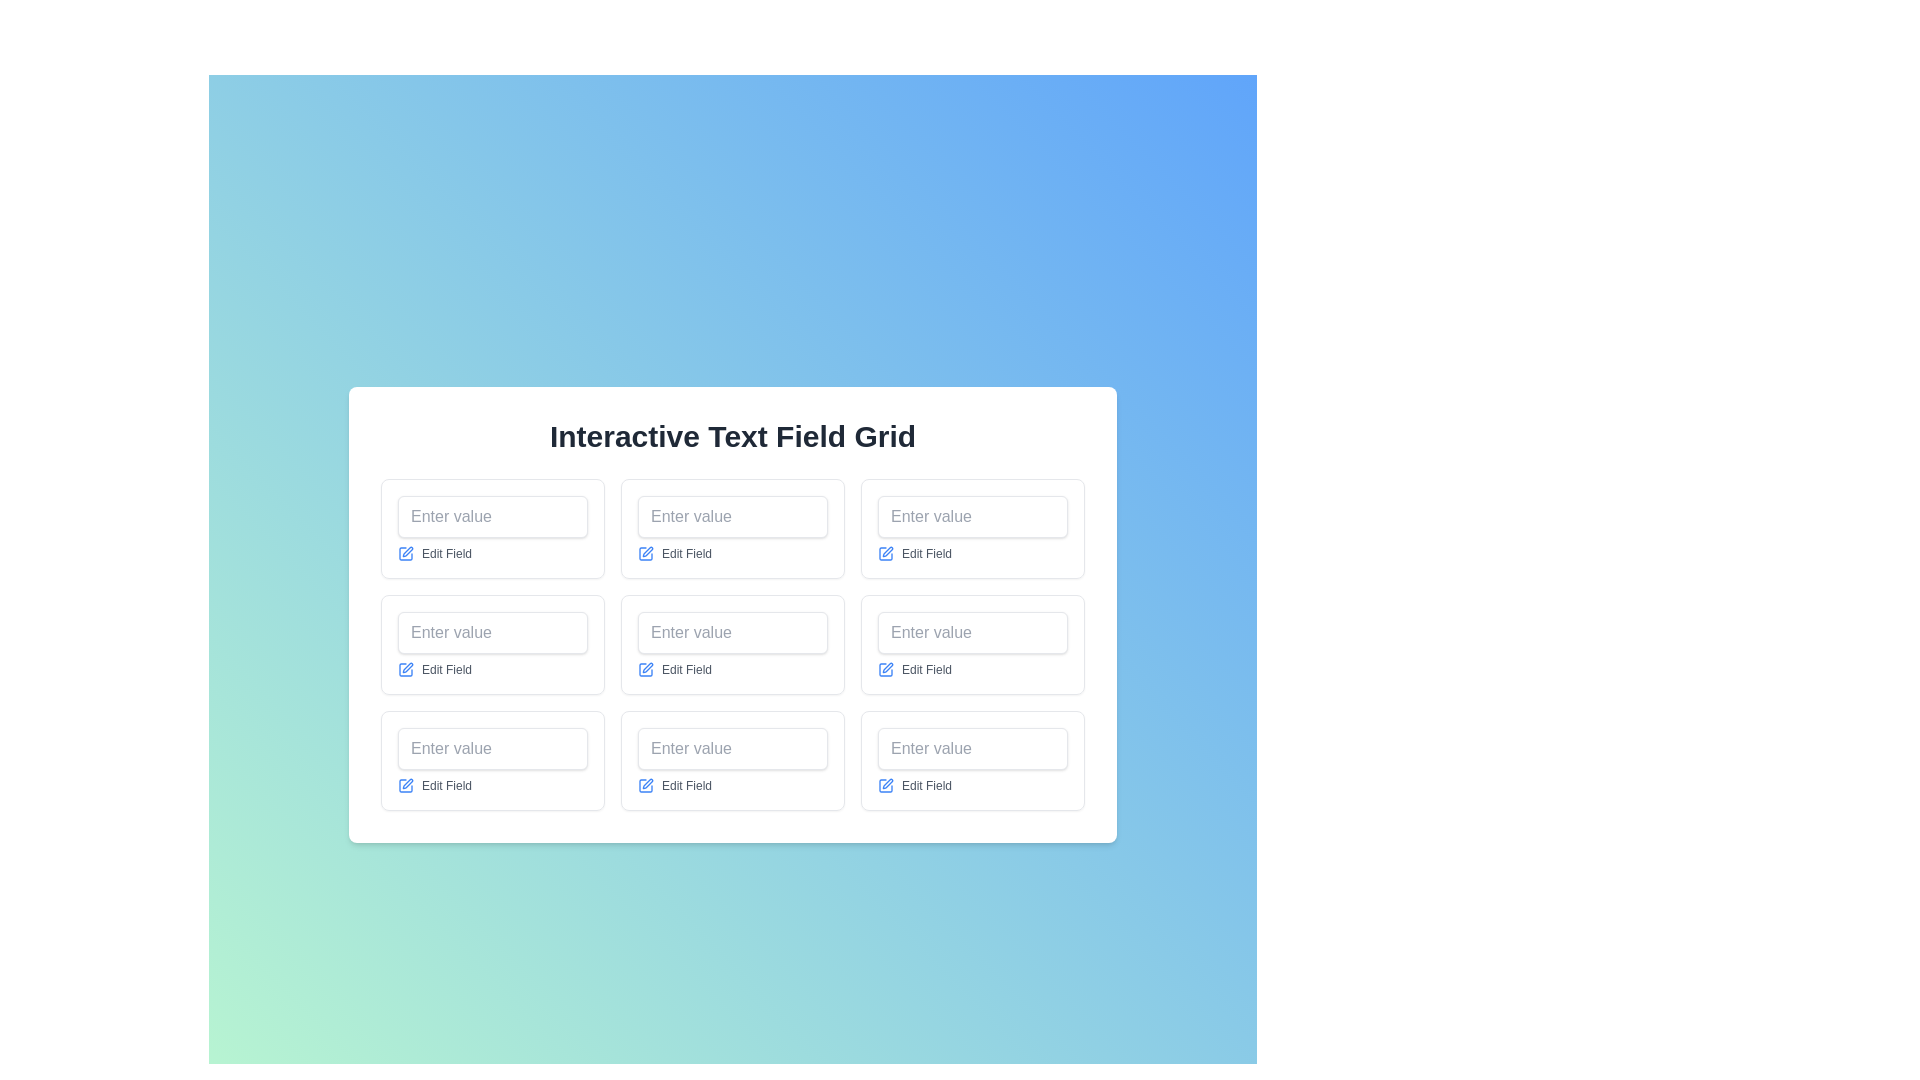 The width and height of the screenshot is (1920, 1080). What do you see at coordinates (648, 551) in the screenshot?
I see `the pen icon that symbolizes edit functionality, located to the left of the 'Edit Field' text near the center of the interface` at bounding box center [648, 551].